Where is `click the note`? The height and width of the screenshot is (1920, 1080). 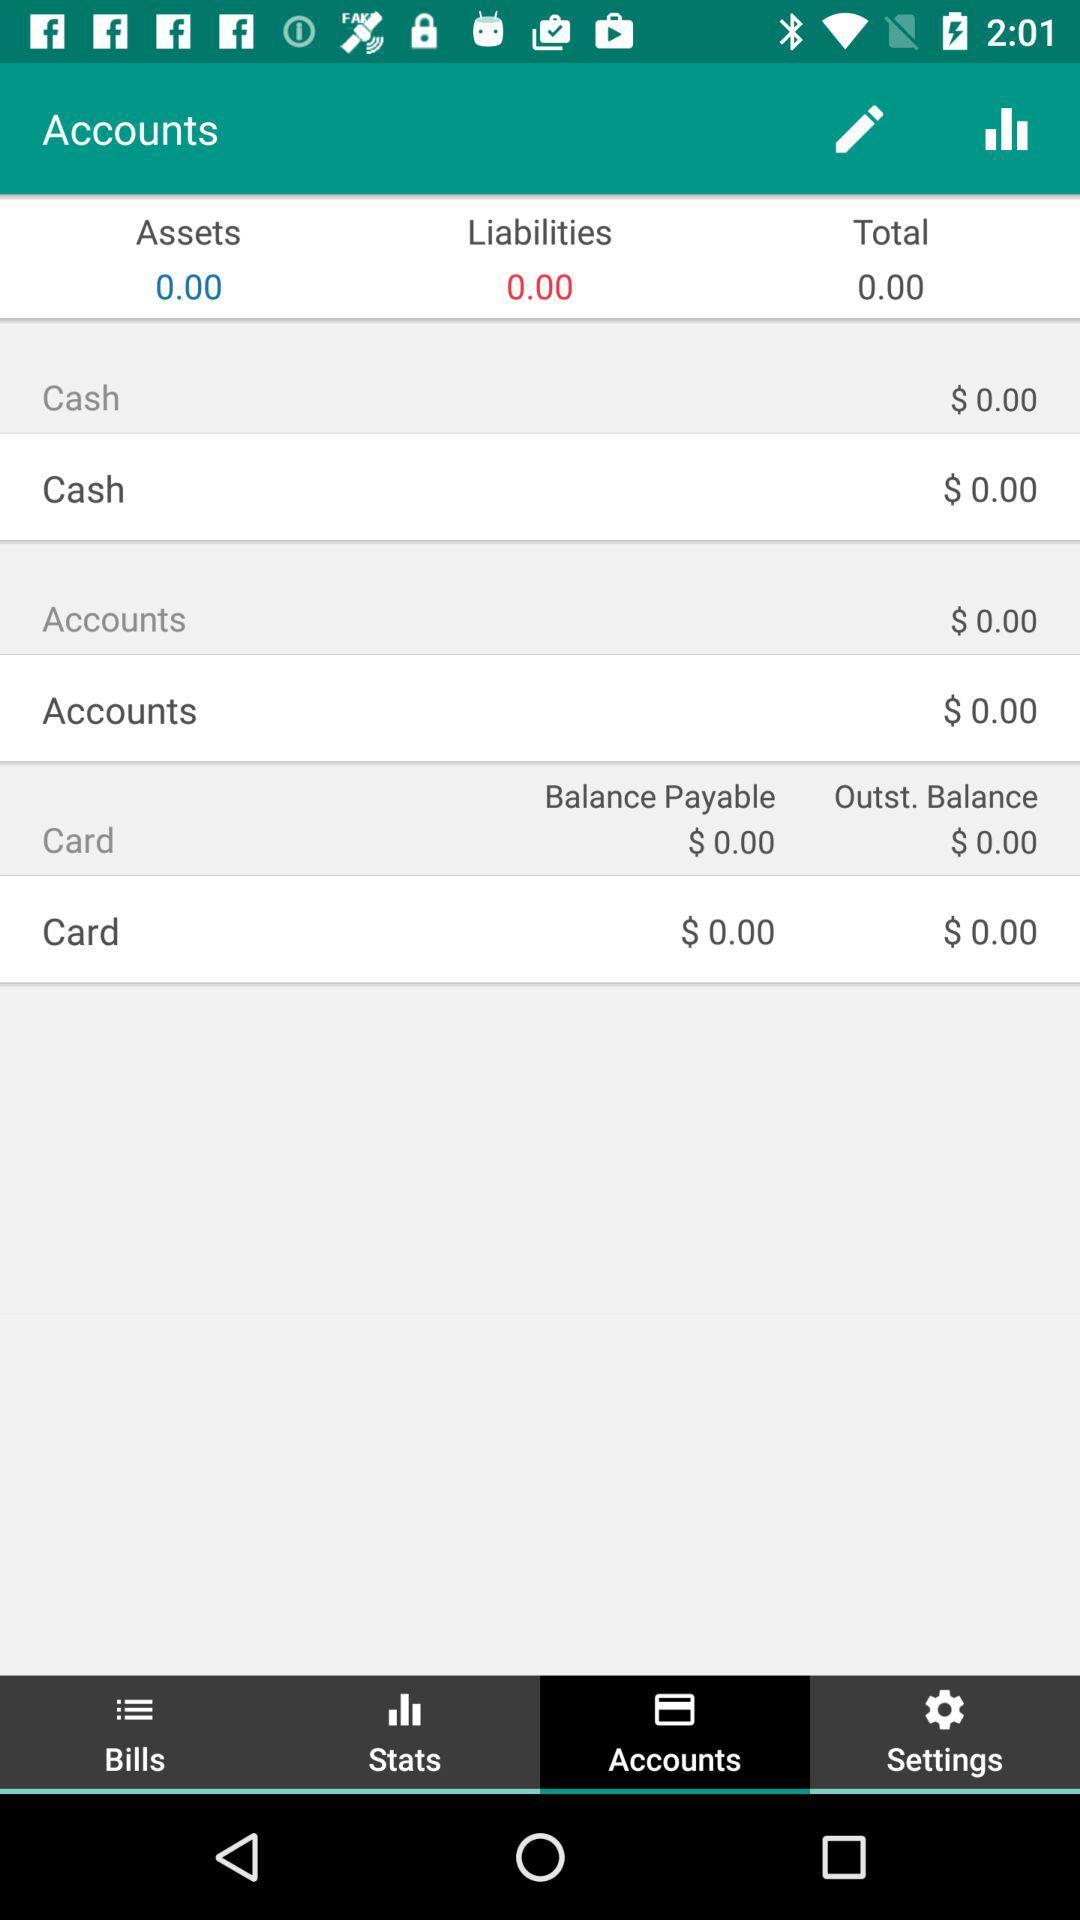
click the note is located at coordinates (858, 127).